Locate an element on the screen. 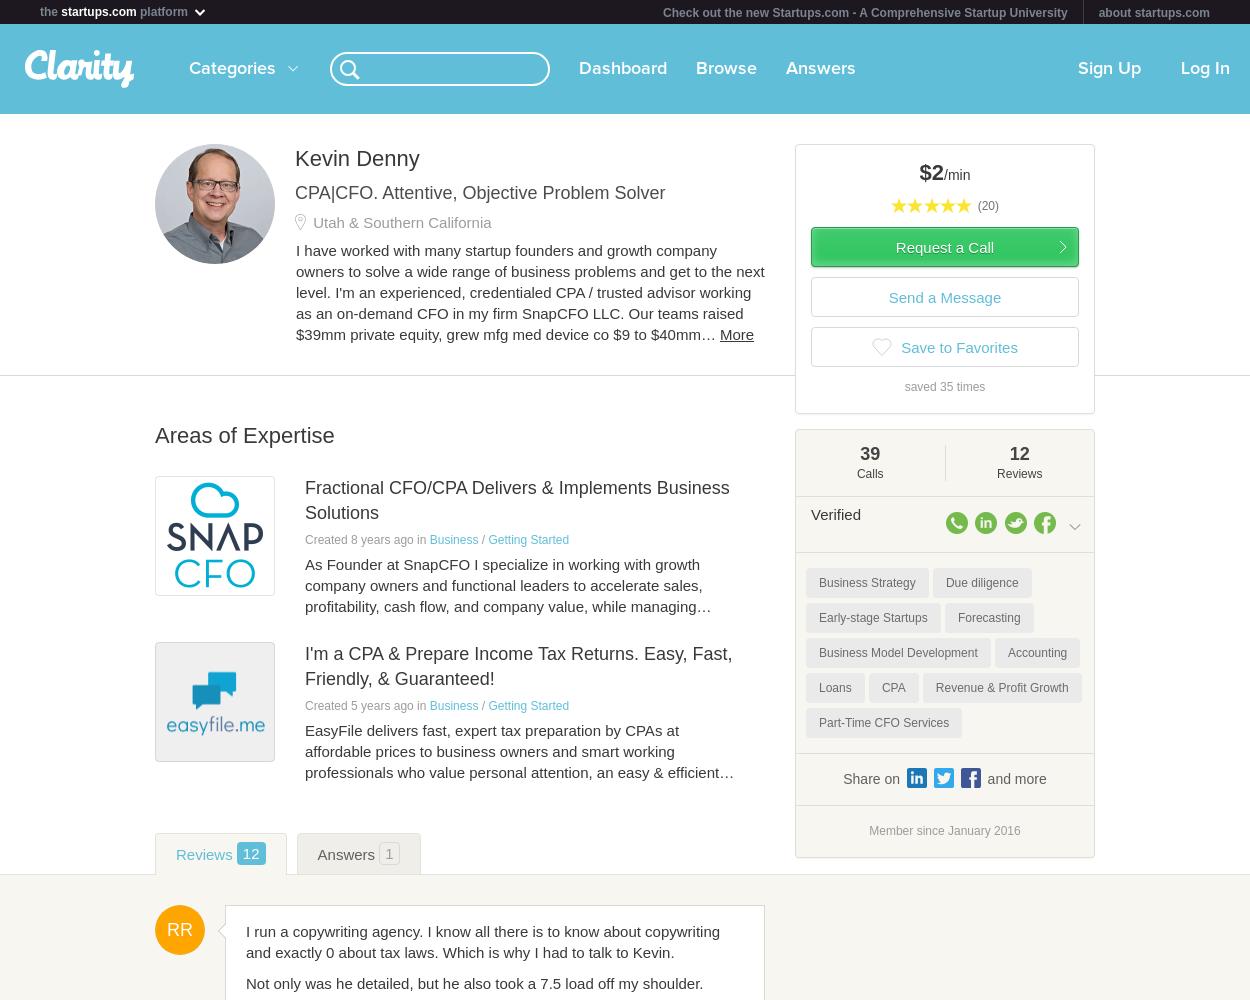 The image size is (1250, 1000). 'Send a Message' is located at coordinates (943, 297).